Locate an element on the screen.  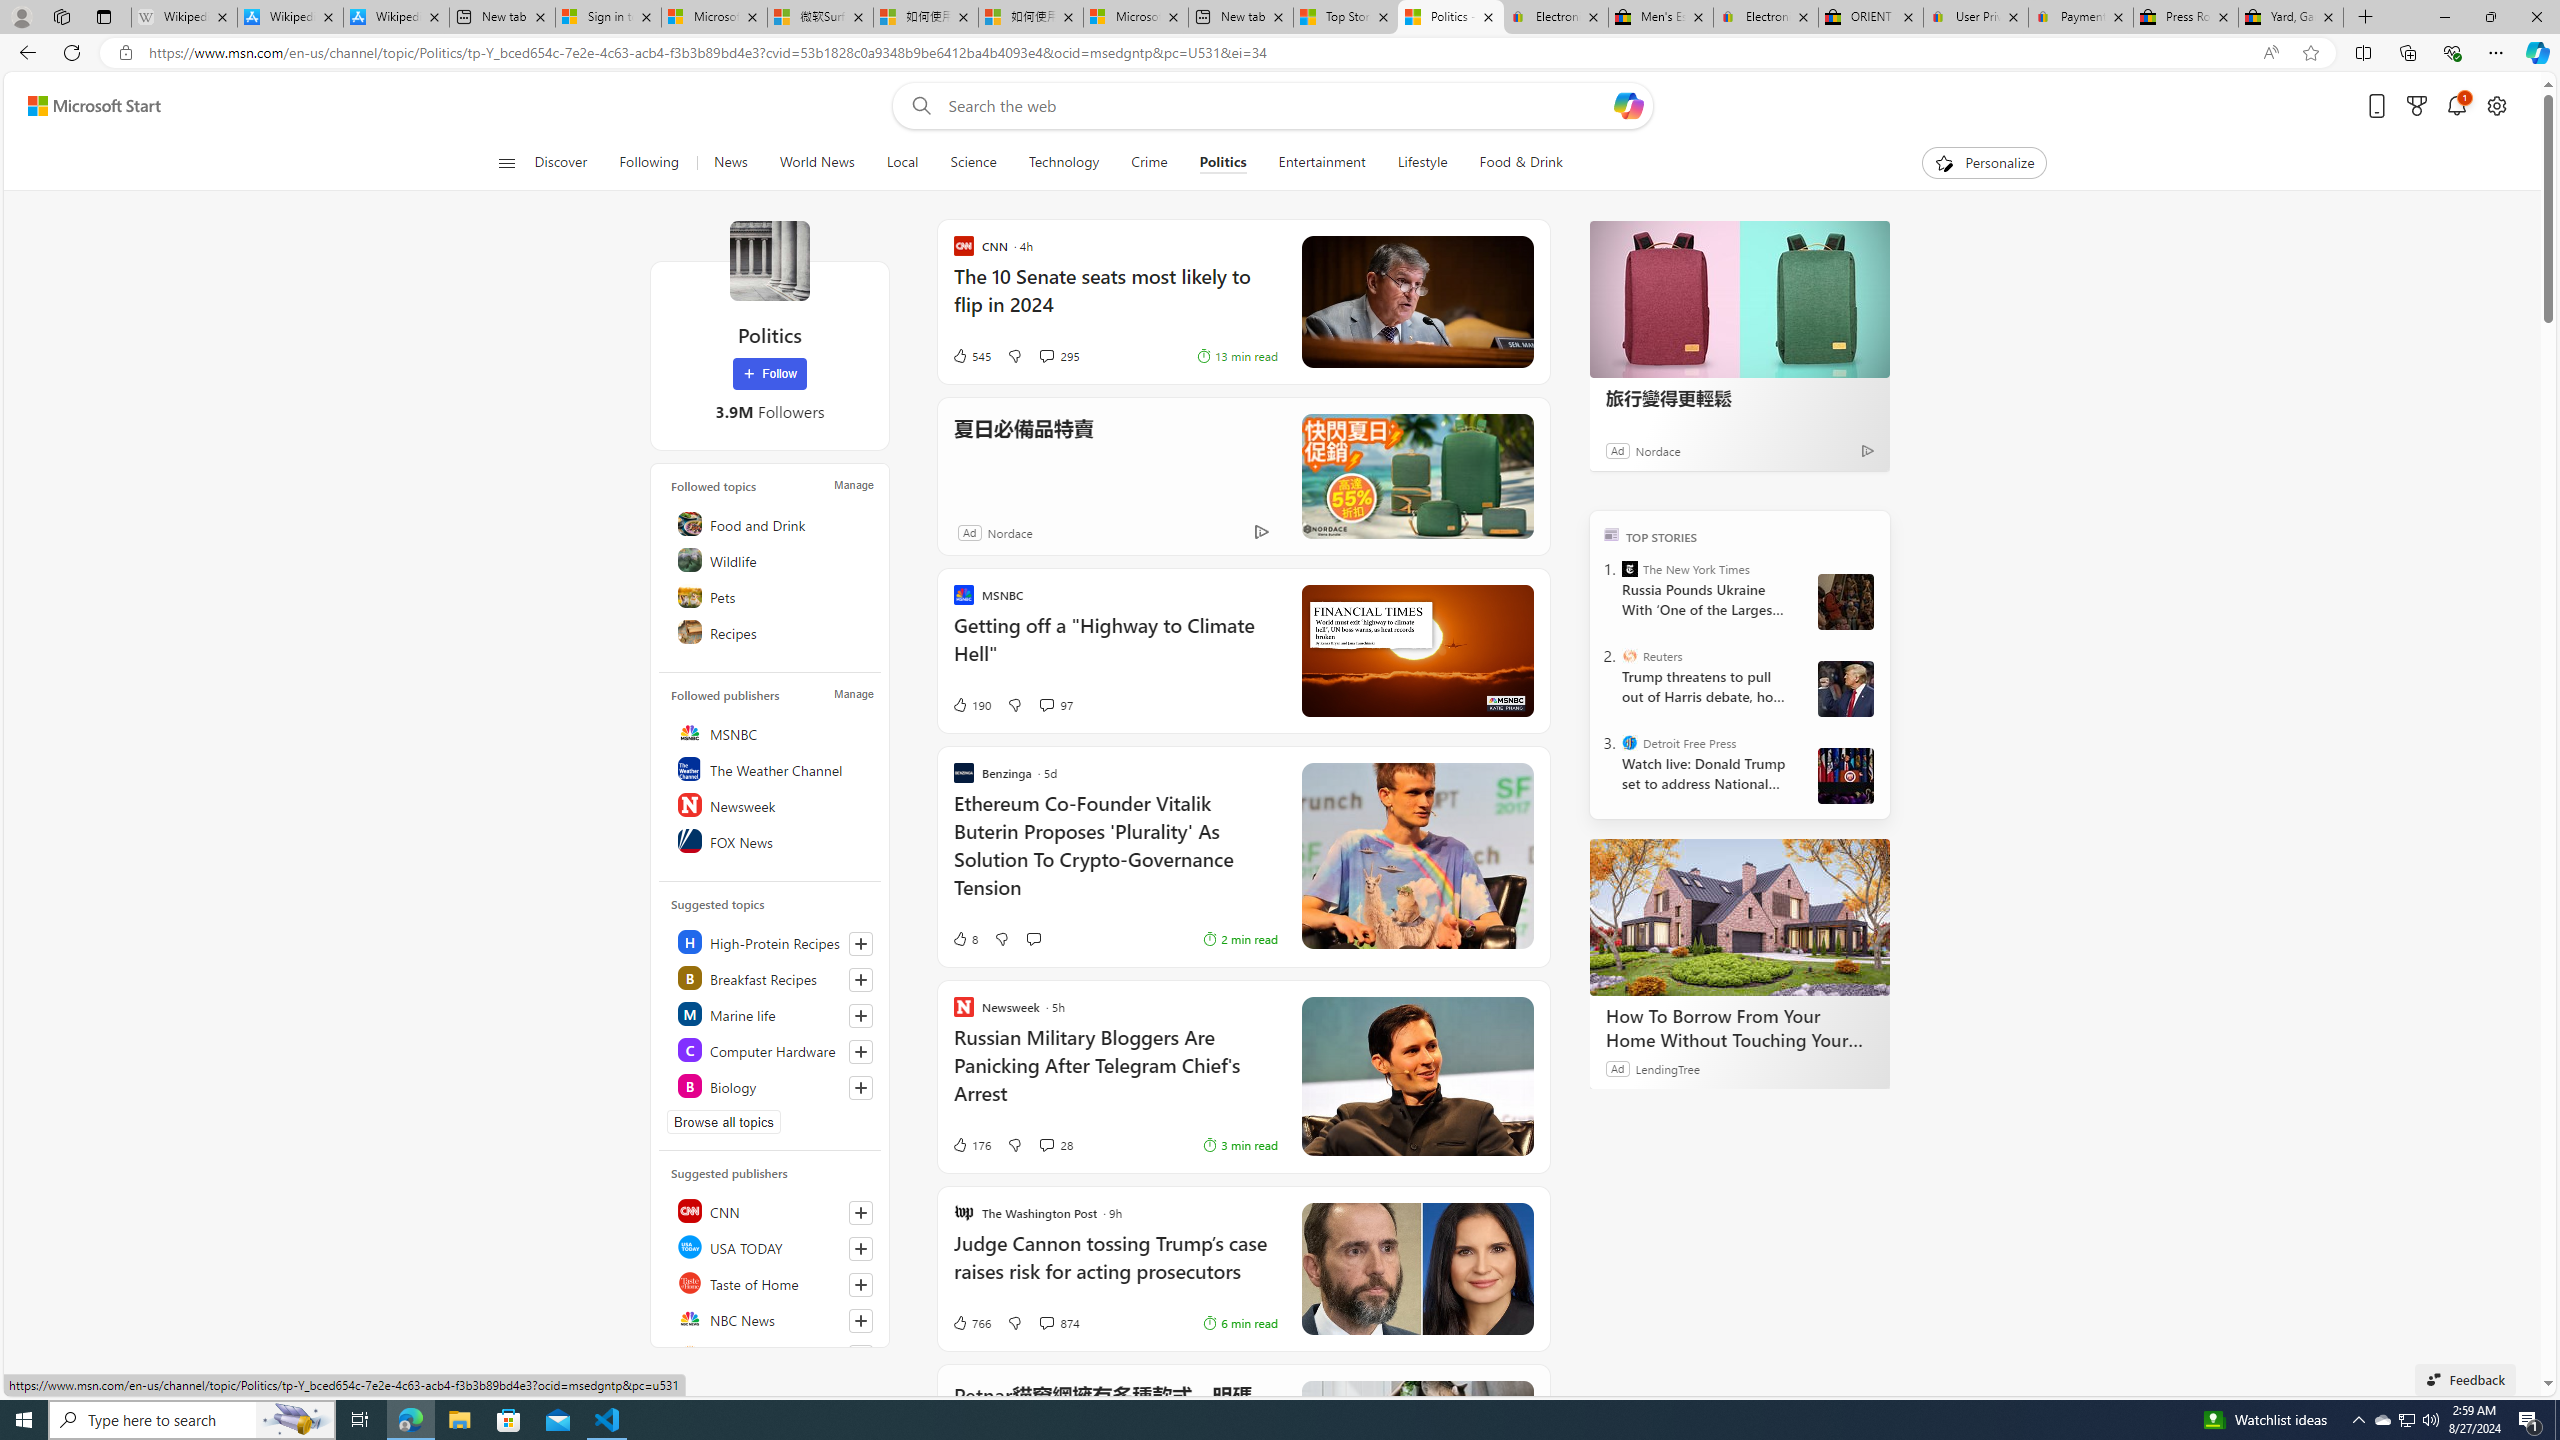
'View comments 295 Comment' is located at coordinates (1044, 356).